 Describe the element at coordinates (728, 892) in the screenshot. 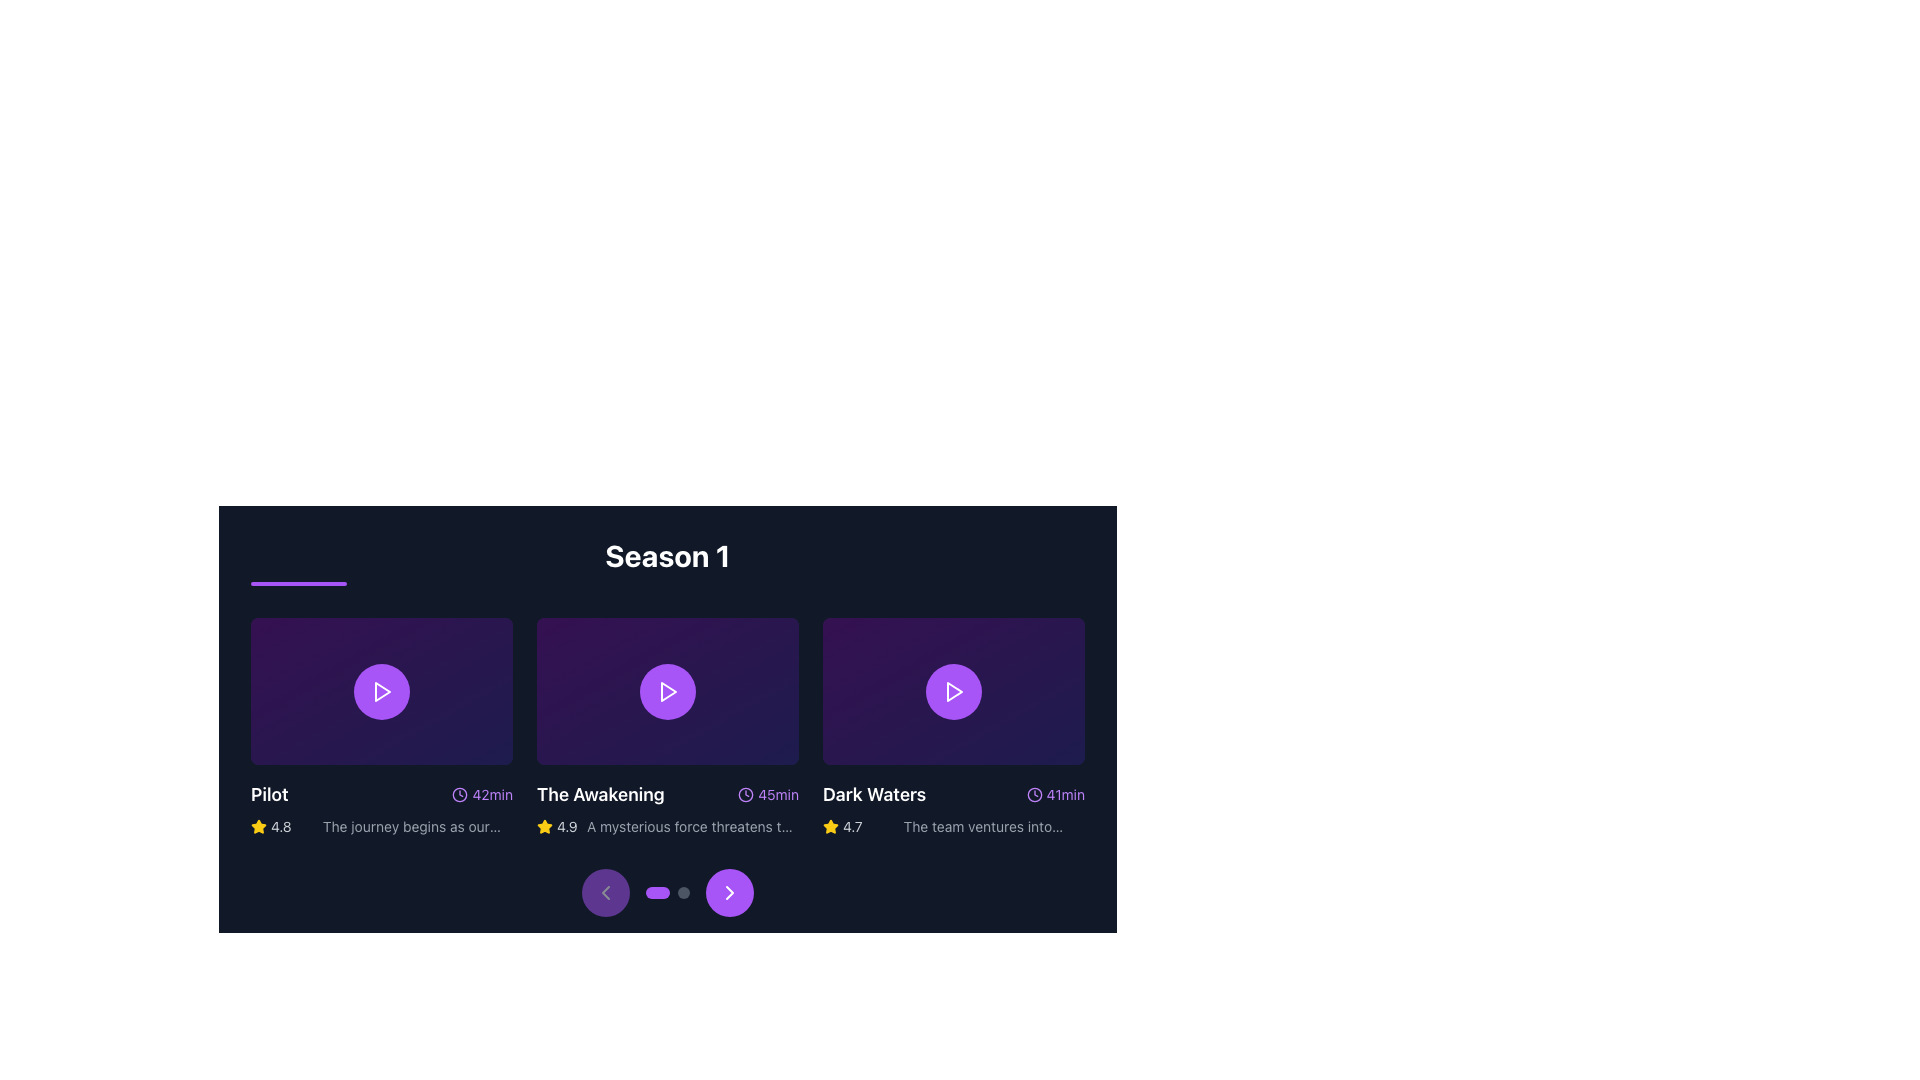

I see `the rightward-pointing chevron arrow icon, which is part of a button-like component located at the bottom center of the interface` at that location.